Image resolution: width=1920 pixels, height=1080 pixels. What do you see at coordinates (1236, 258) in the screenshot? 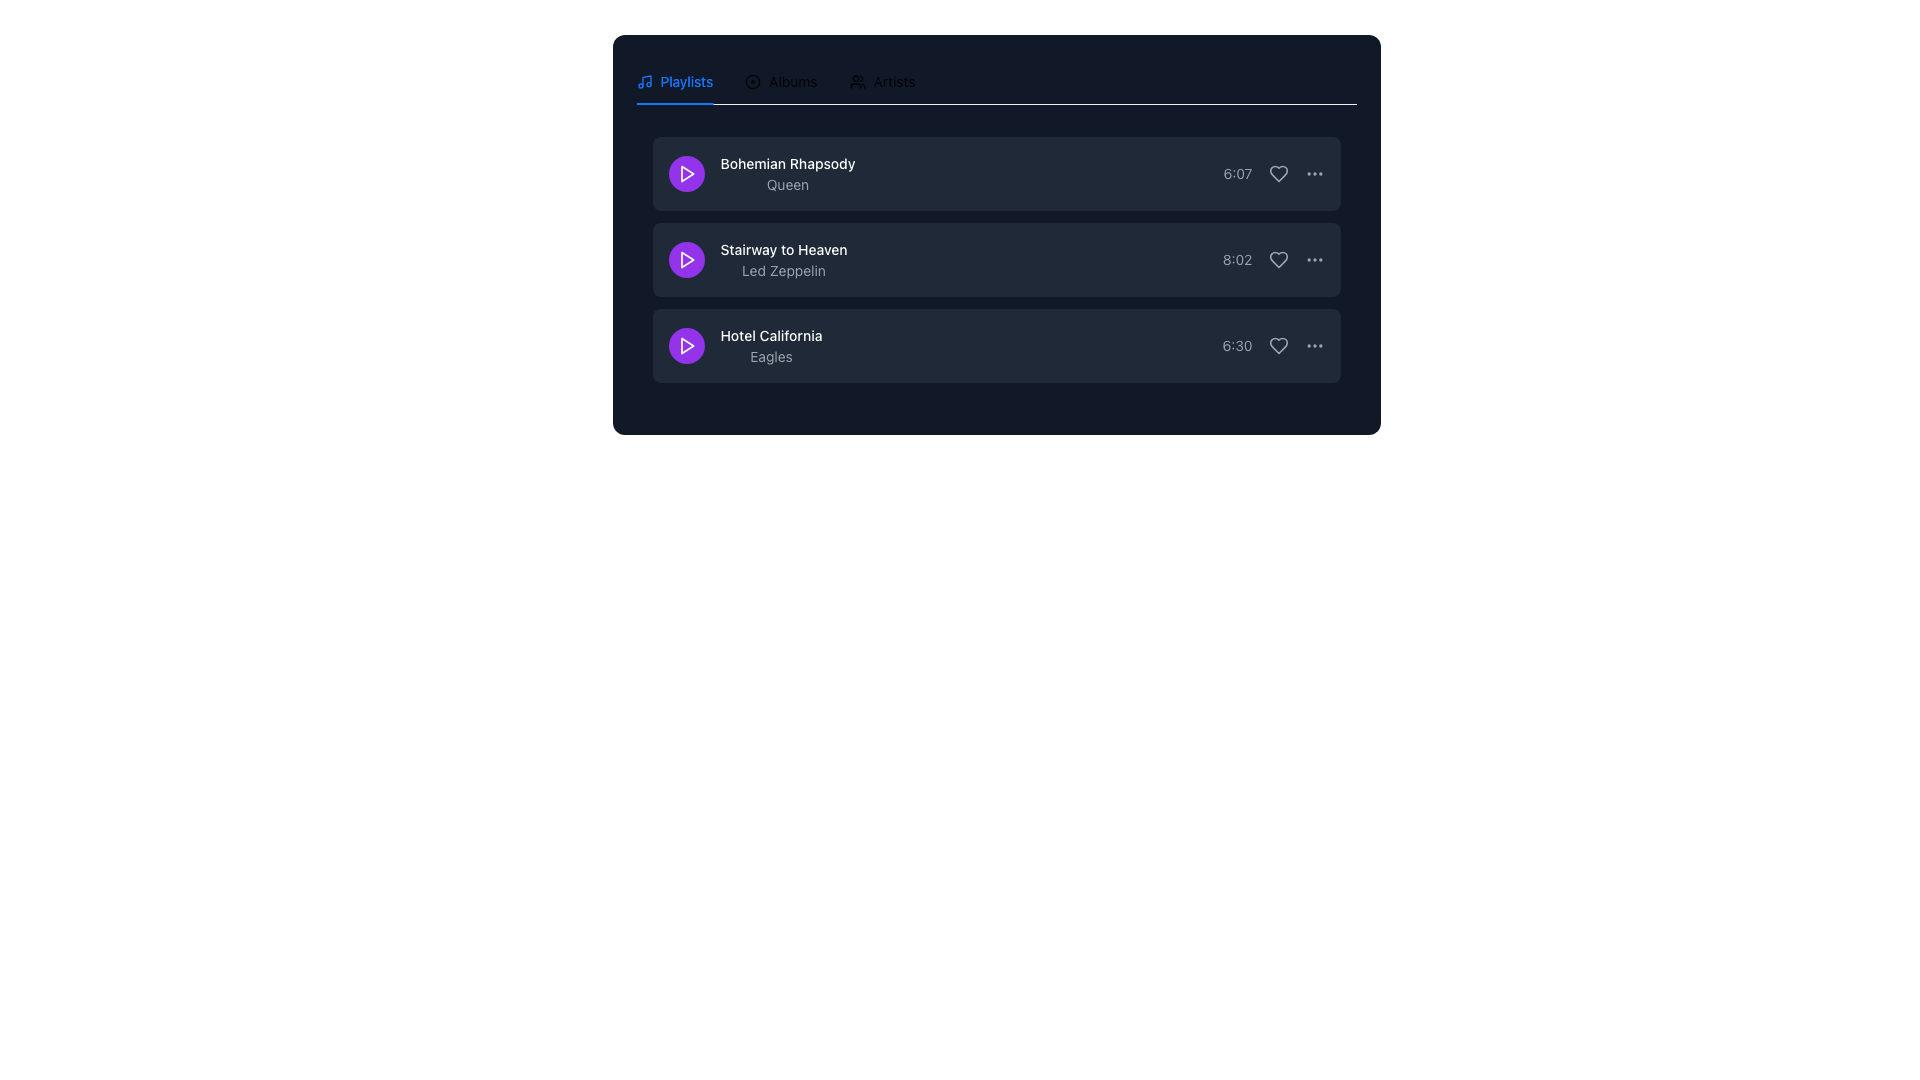
I see `the text label displaying the duration of the respective song in the playlist, located in the second row, to the left of the heart icon and the ellipsis icon` at bounding box center [1236, 258].